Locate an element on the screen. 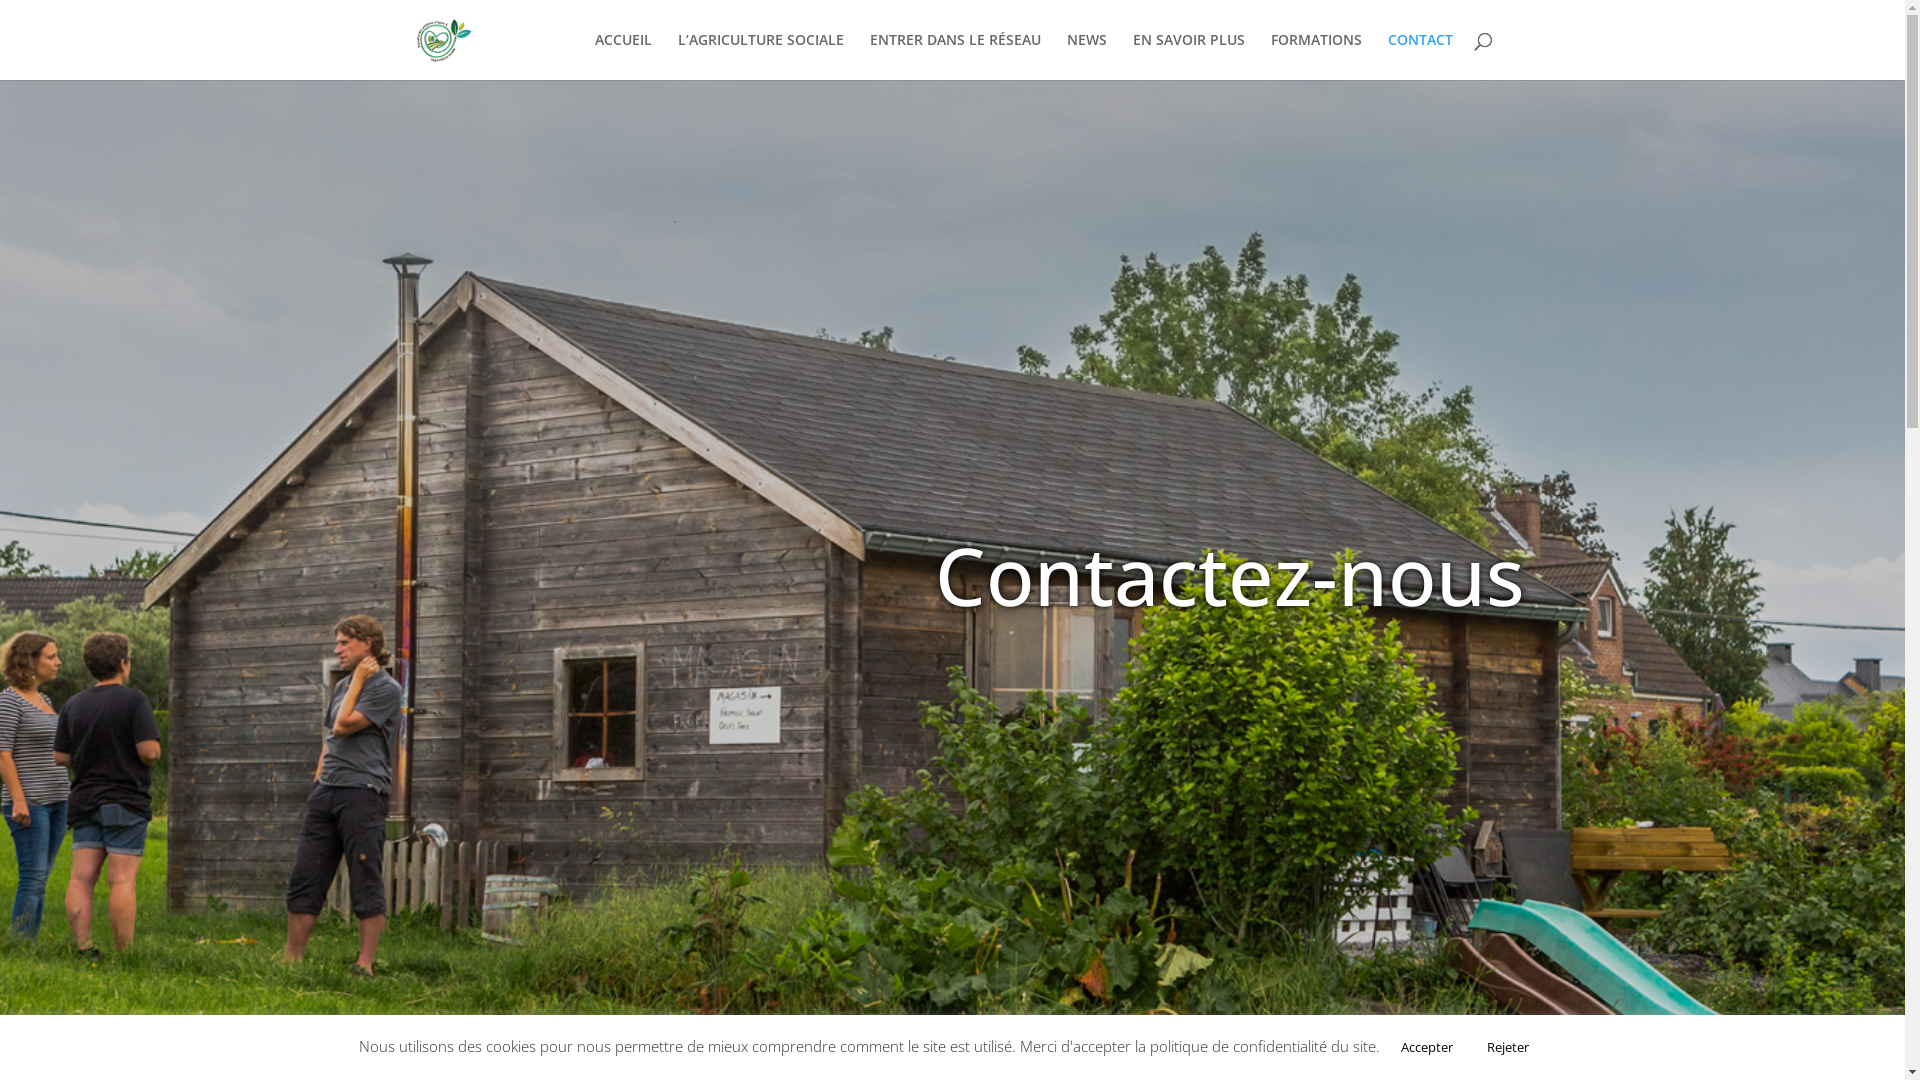 This screenshot has height=1080, width=1920. 'CONTACT' is located at coordinates (1386, 55).